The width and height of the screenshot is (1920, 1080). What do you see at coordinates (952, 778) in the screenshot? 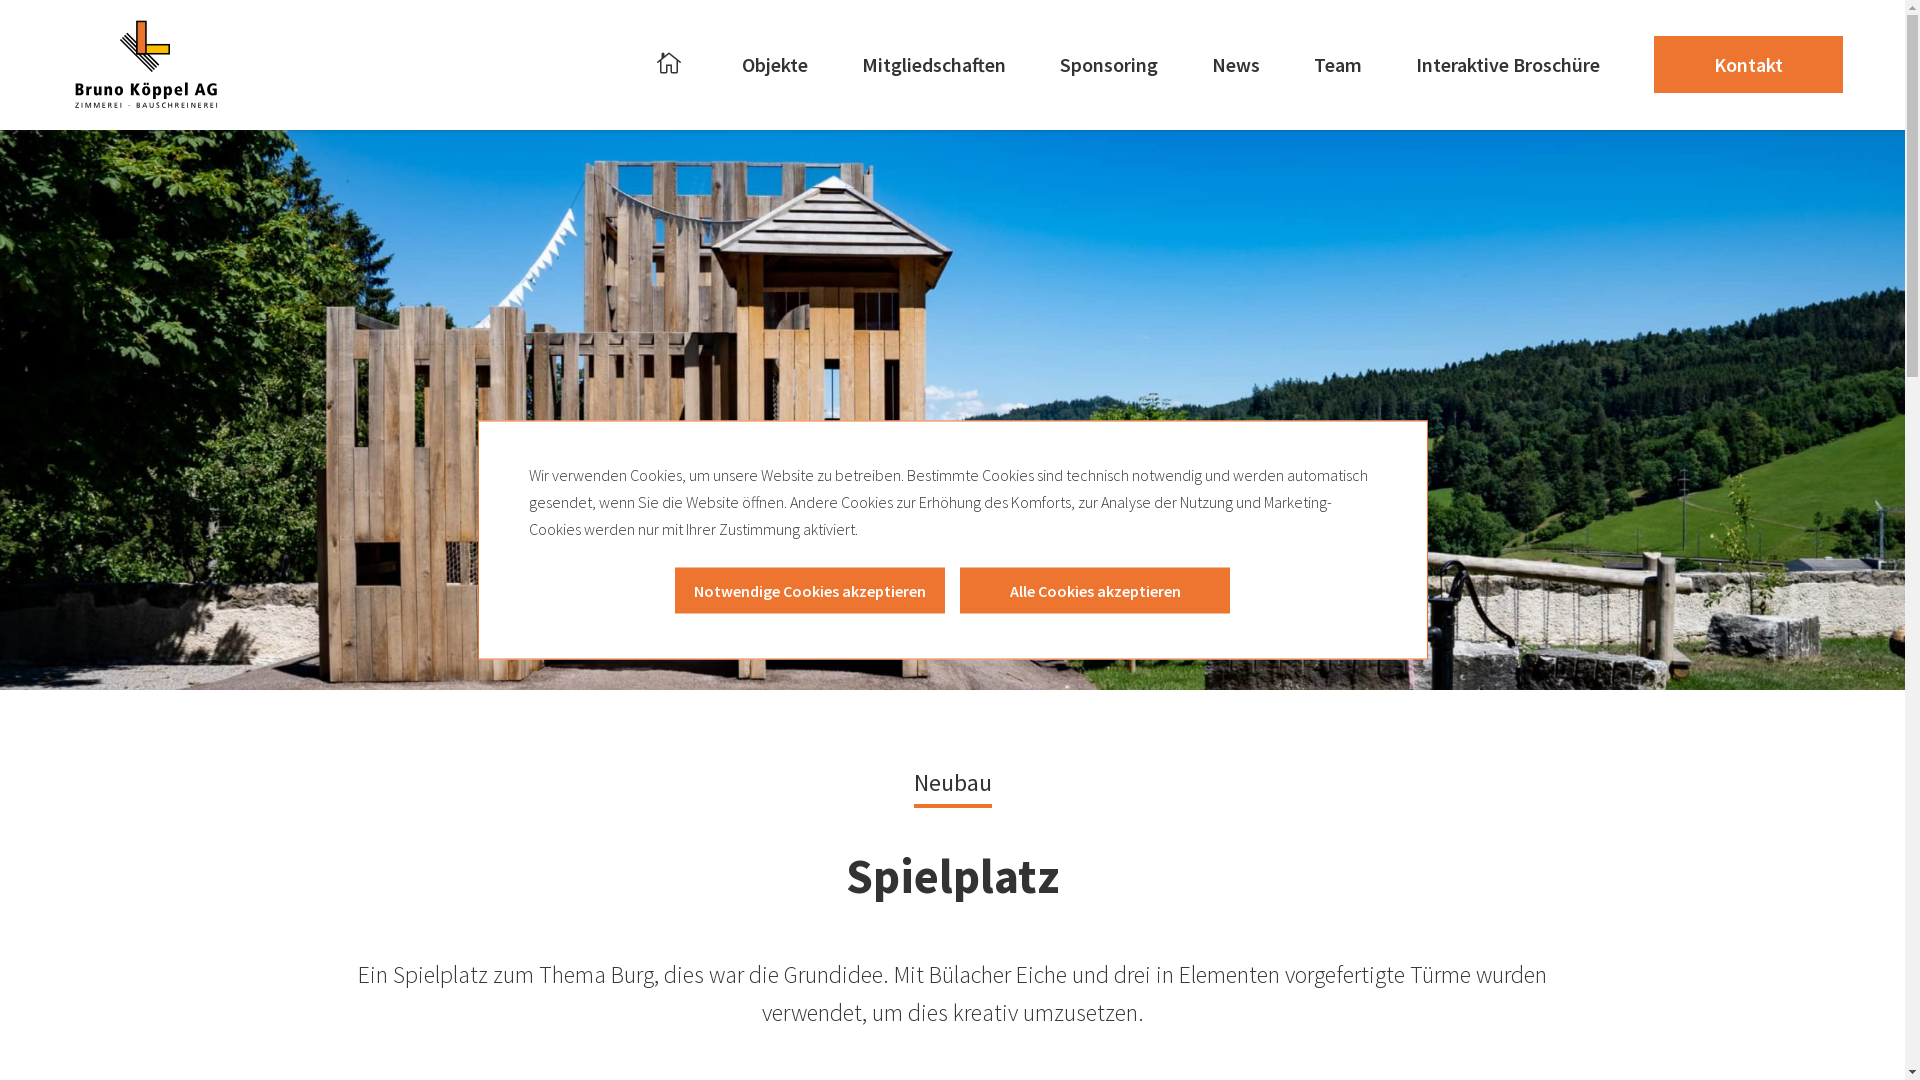
I see `'Neubau'` at bounding box center [952, 778].